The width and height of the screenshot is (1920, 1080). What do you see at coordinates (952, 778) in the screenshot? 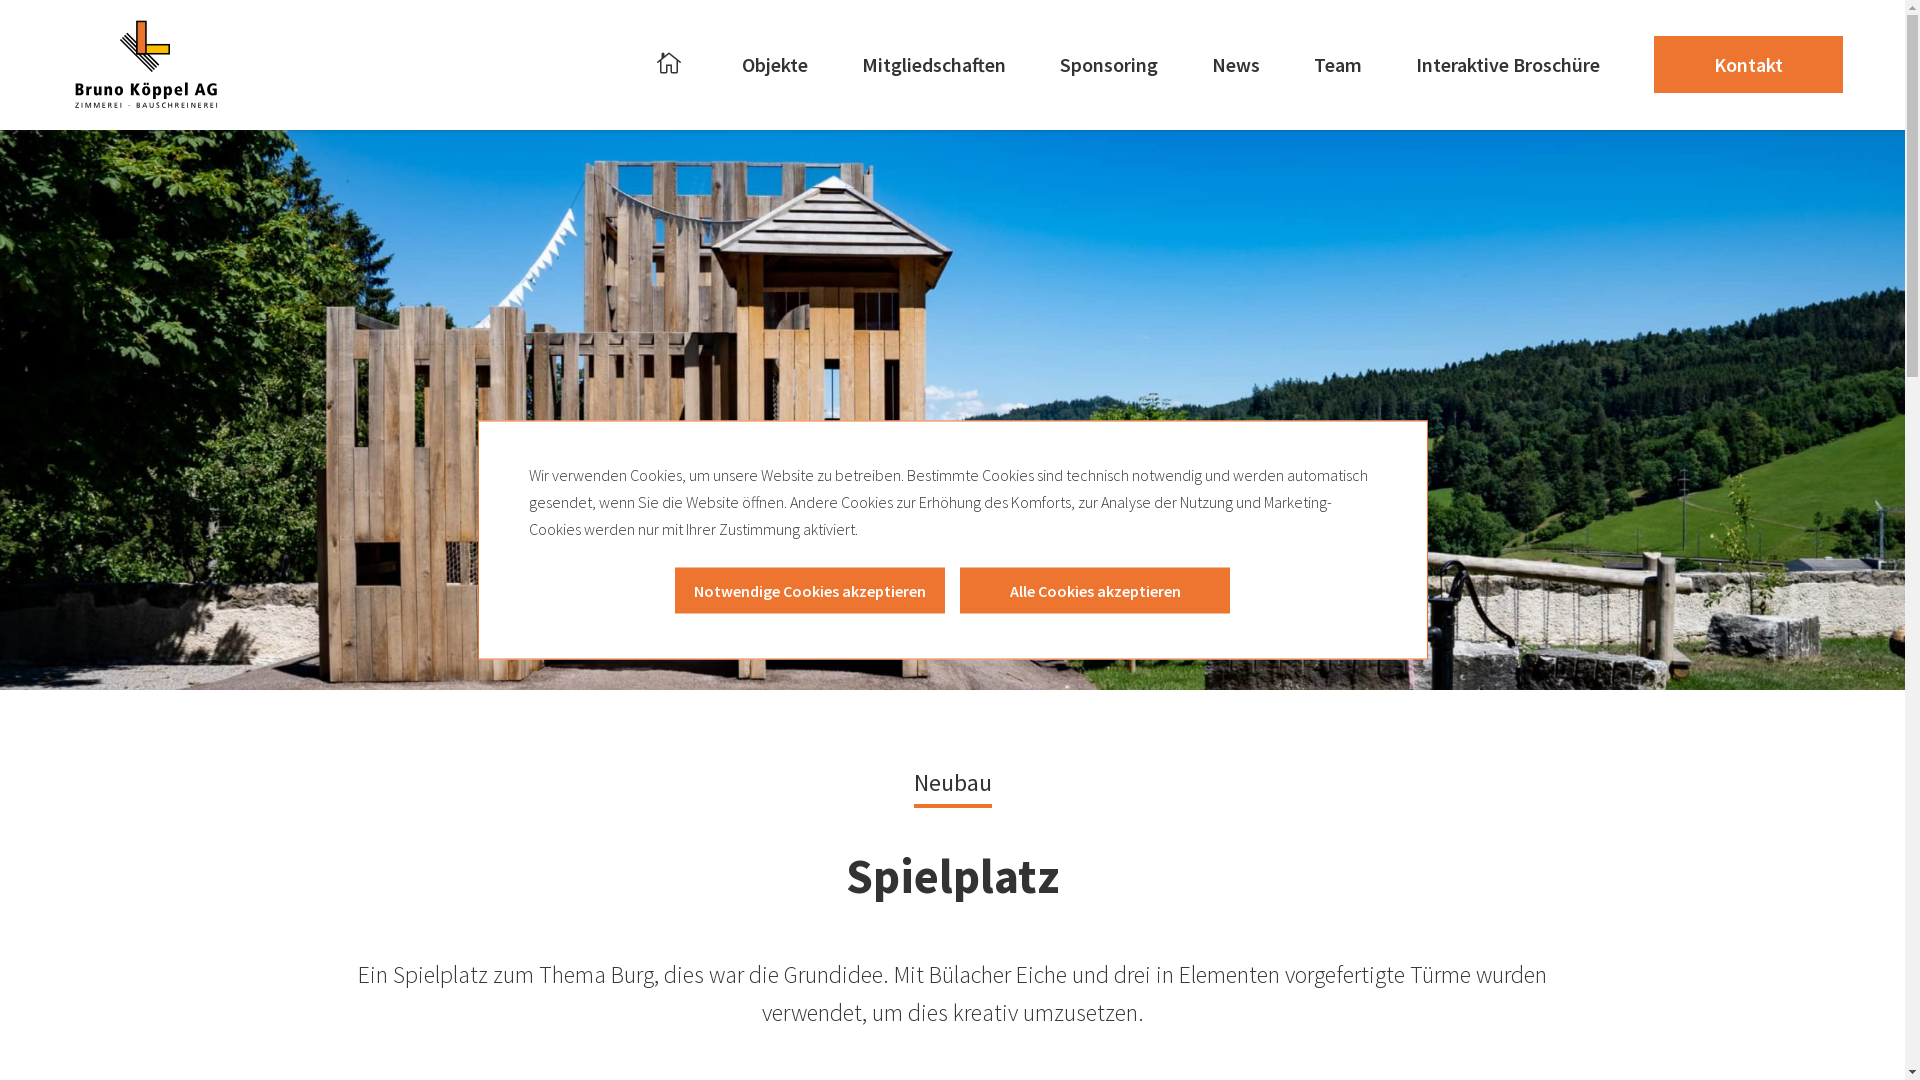
I see `'Neubau'` at bounding box center [952, 778].